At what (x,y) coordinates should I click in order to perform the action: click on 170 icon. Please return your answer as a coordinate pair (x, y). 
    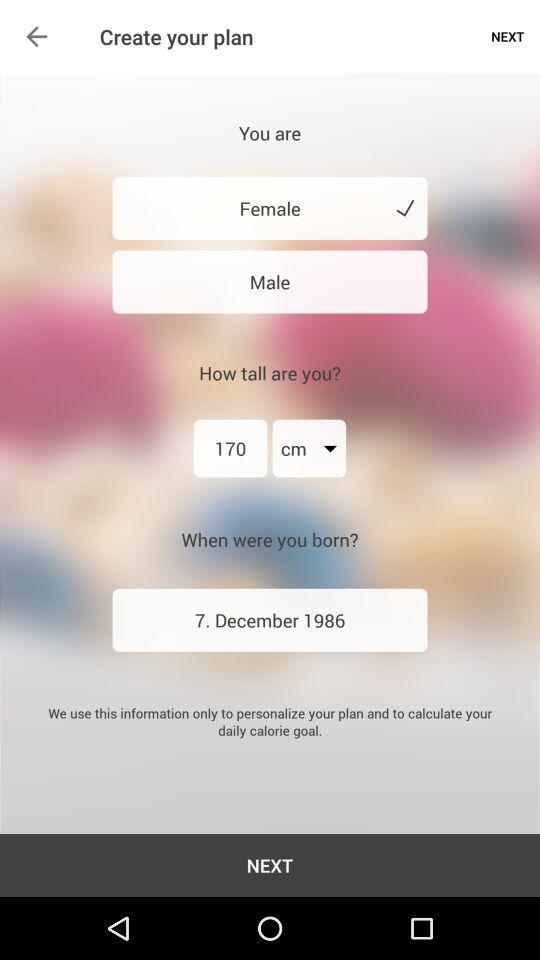
    Looking at the image, I should click on (229, 448).